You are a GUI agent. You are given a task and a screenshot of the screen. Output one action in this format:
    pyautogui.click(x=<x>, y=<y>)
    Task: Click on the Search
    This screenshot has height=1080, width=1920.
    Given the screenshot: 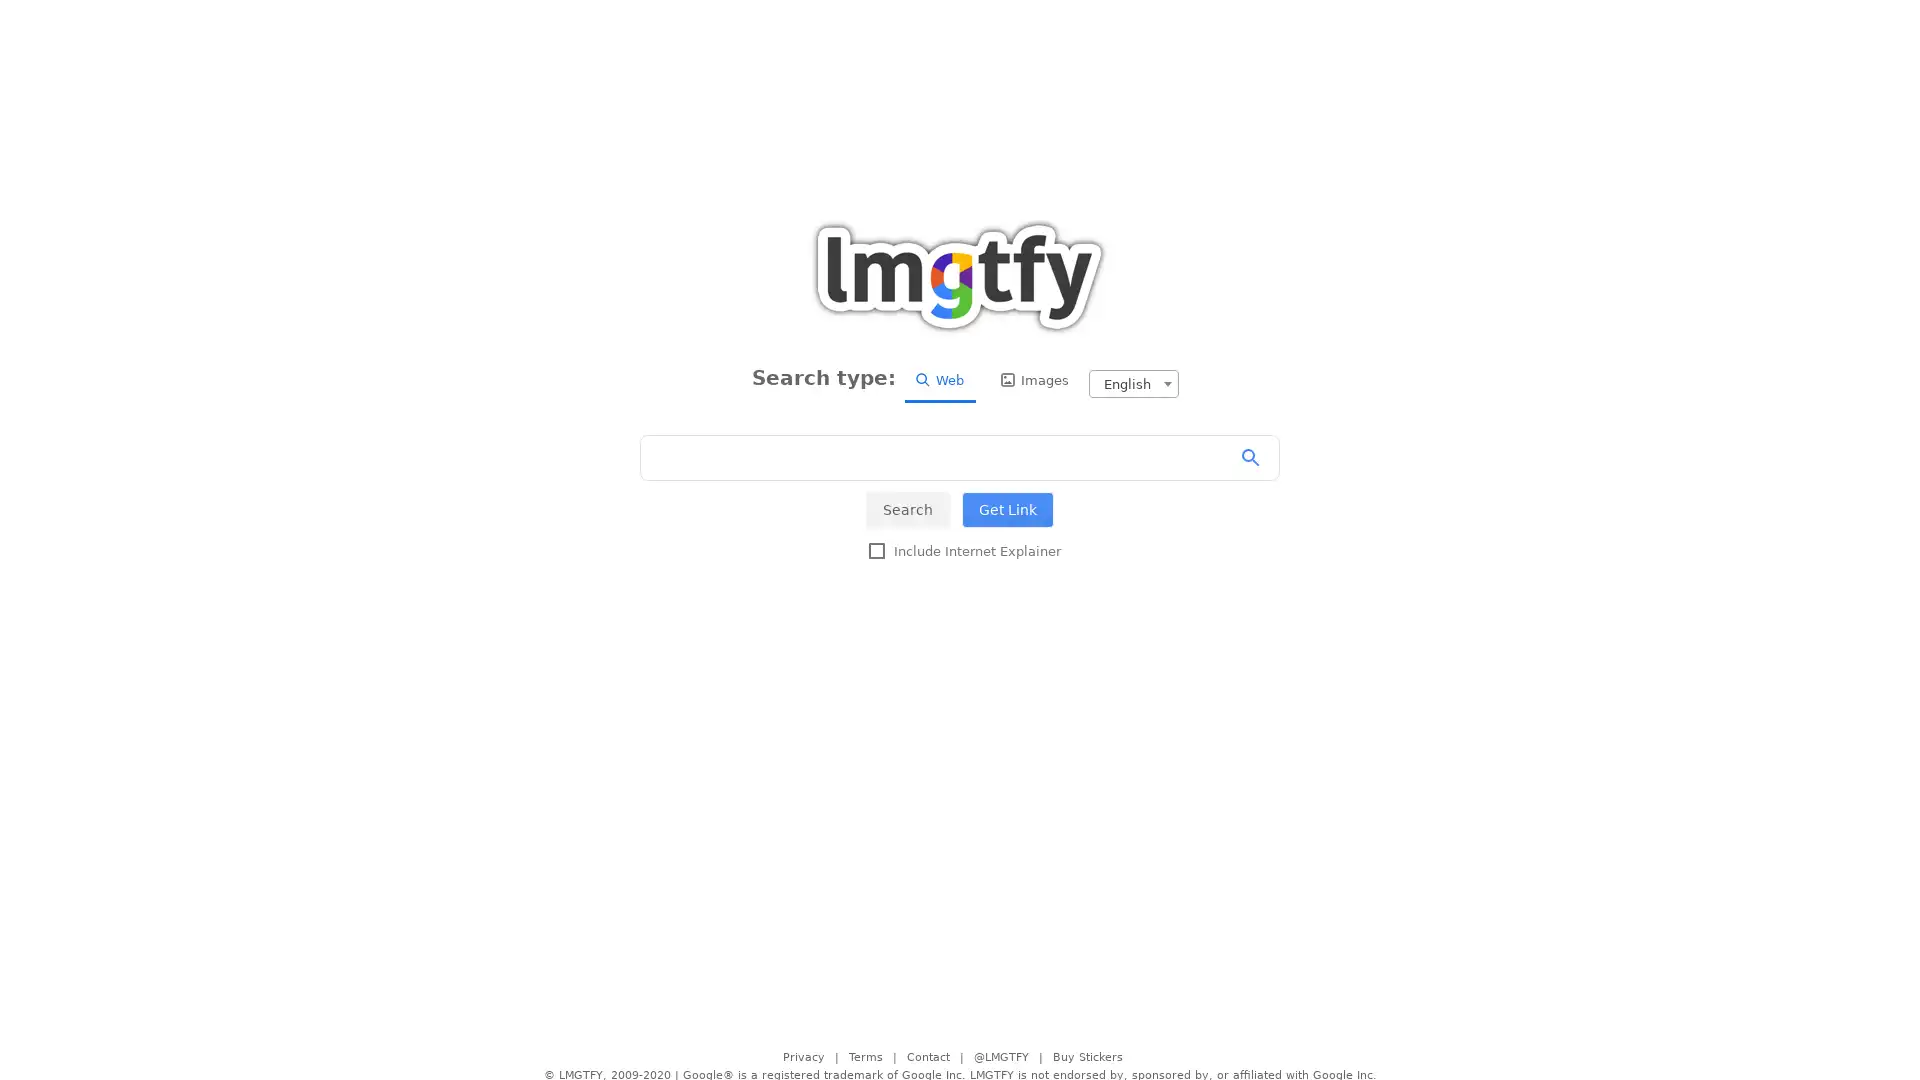 What is the action you would take?
    pyautogui.click(x=1256, y=458)
    